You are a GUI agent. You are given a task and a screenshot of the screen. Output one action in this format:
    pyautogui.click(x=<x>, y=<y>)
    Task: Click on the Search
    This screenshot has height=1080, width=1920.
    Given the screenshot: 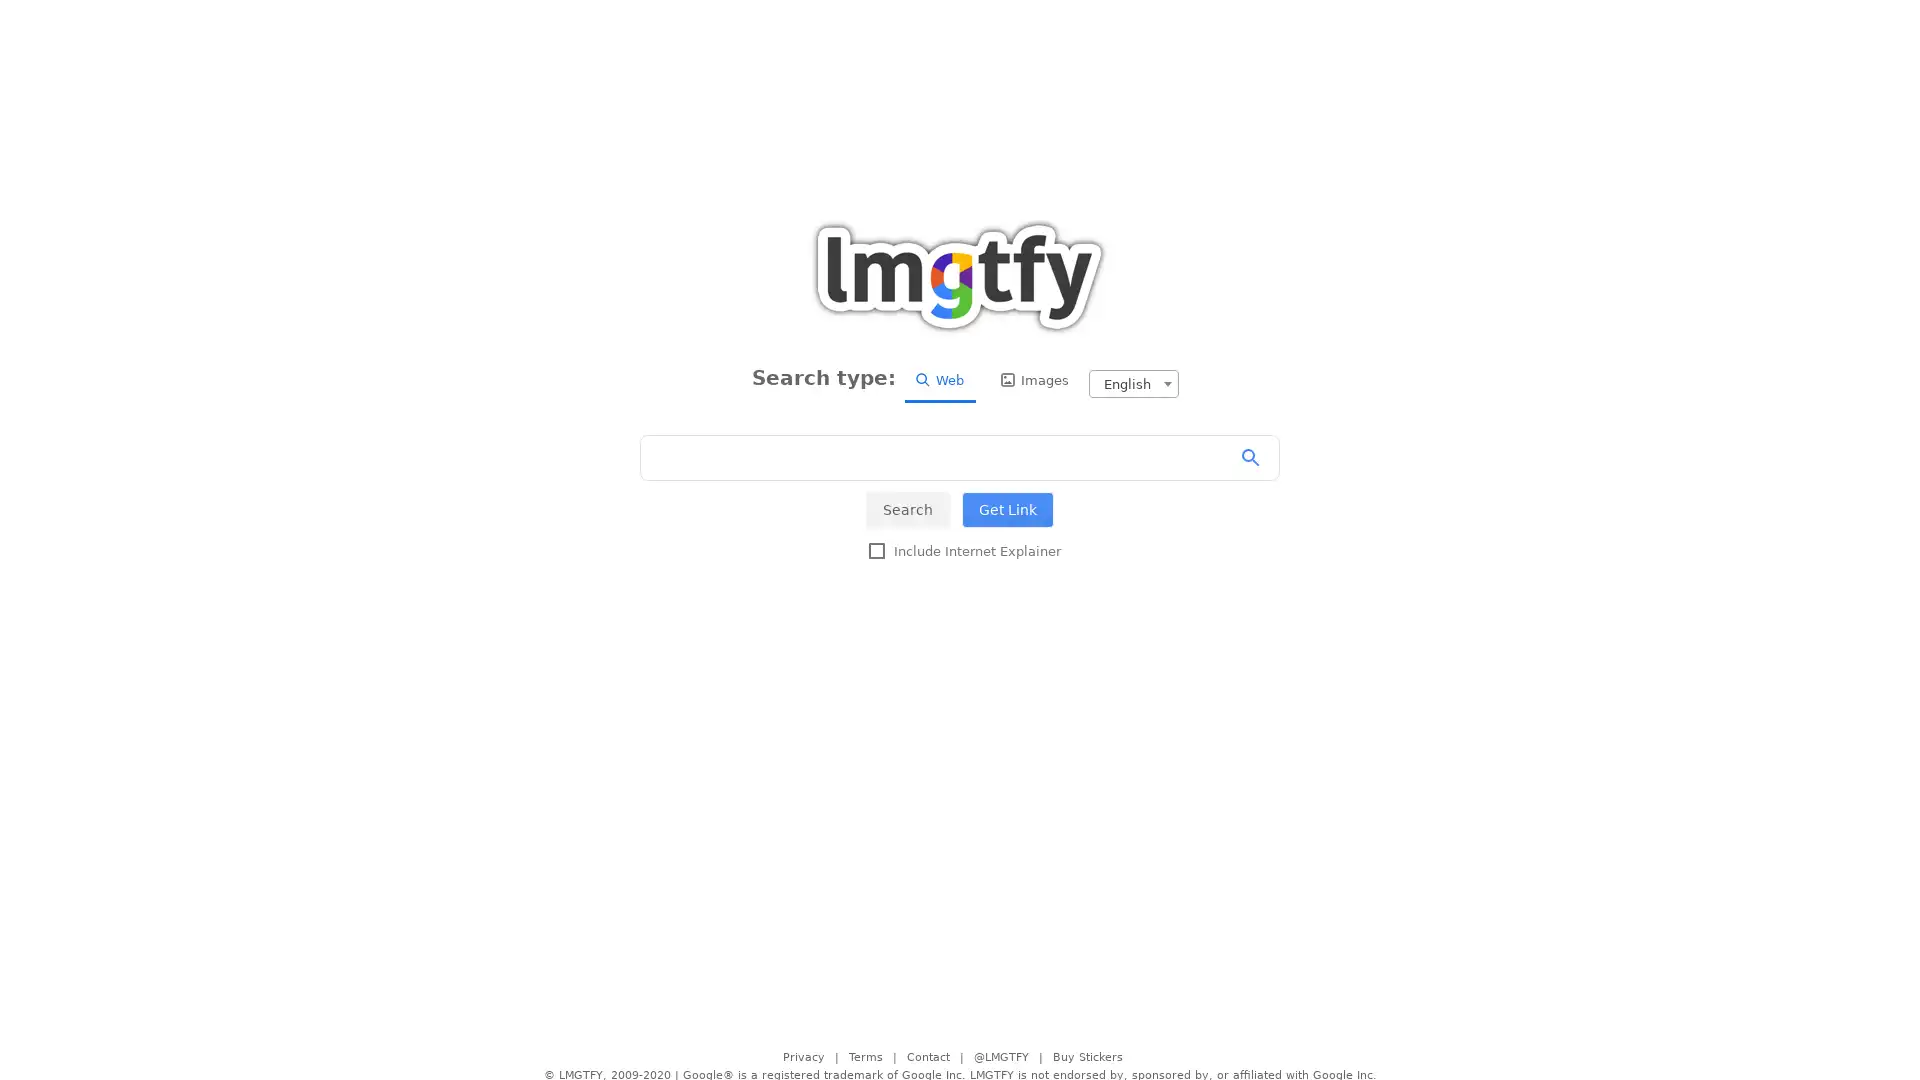 What is the action you would take?
    pyautogui.click(x=1256, y=458)
    